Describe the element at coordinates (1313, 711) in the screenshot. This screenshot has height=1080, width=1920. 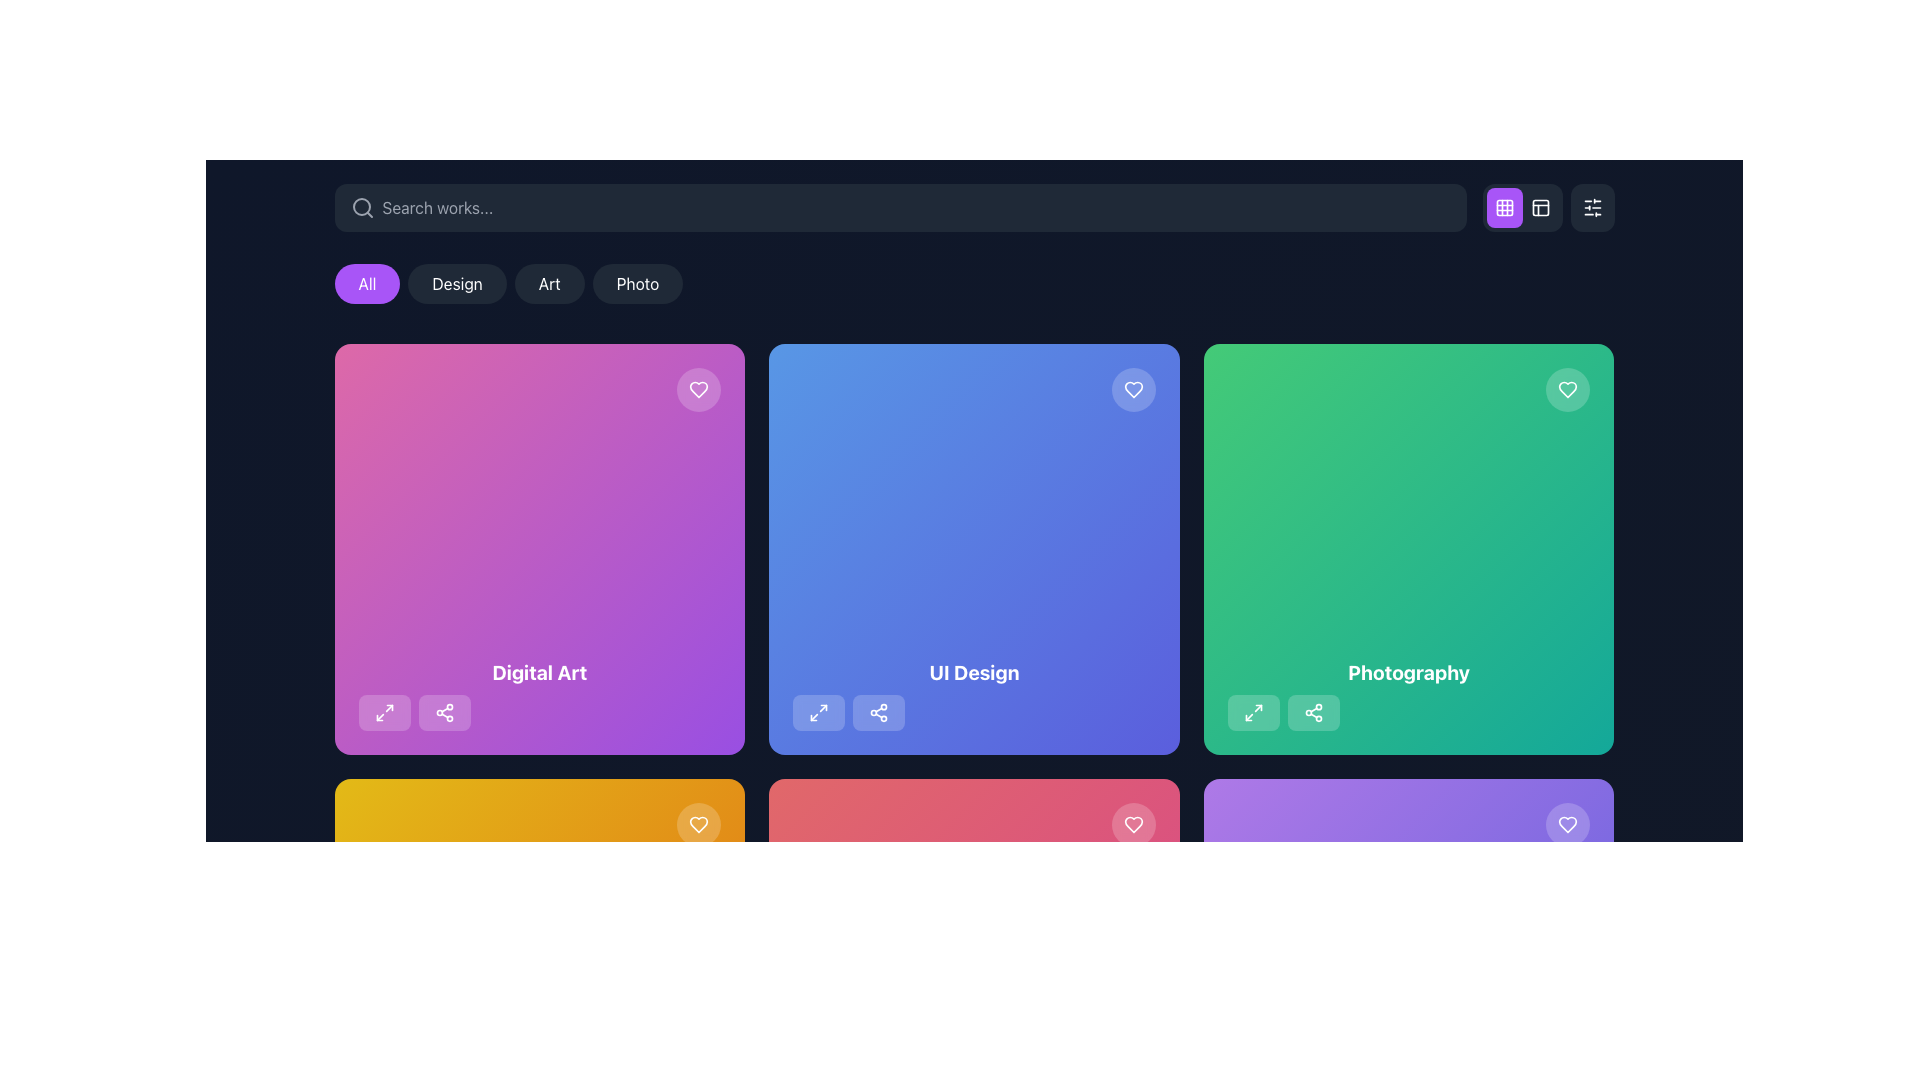
I see `the small circular icon button with three dots connected by lines, located in the bottom-right of the green card titled 'Photography'` at that location.